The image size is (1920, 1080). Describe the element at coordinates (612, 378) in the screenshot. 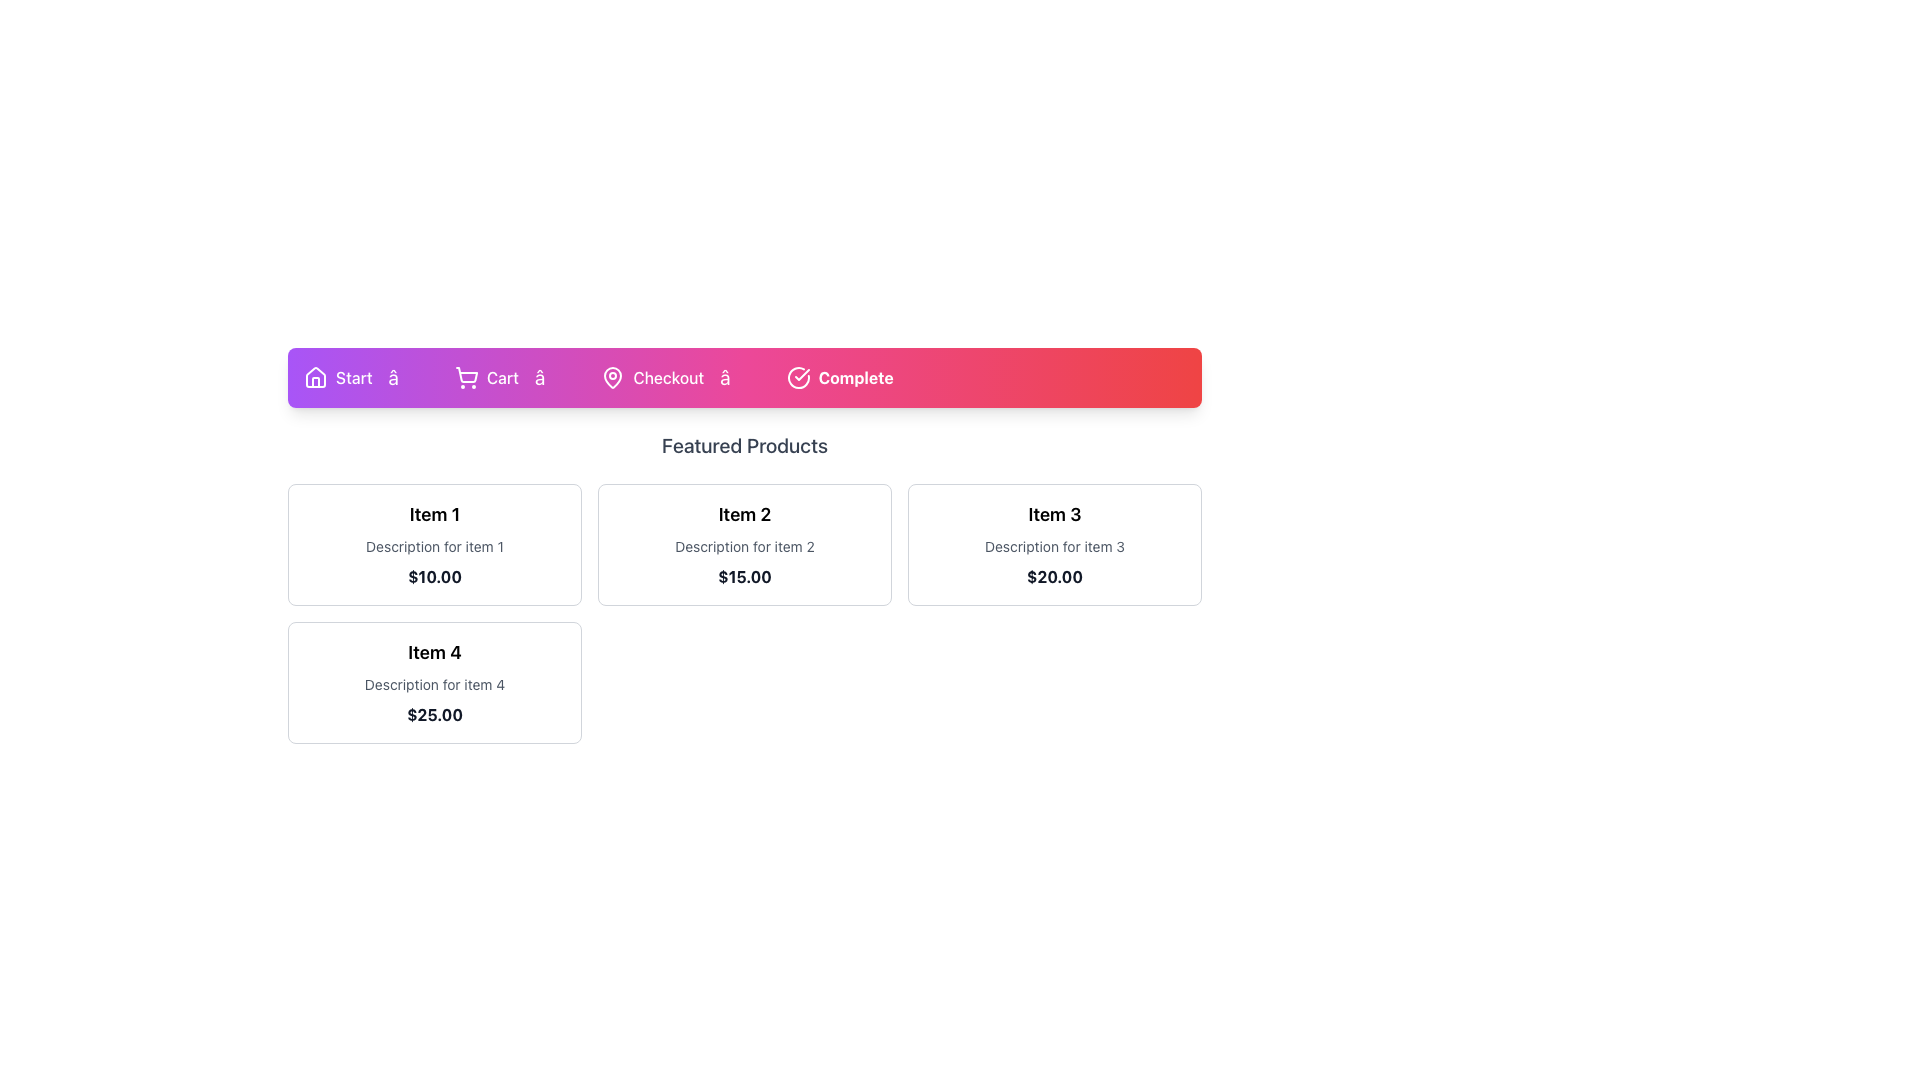

I see `the location-related icon in the navigation bar next to the 'Checkout' text` at that location.